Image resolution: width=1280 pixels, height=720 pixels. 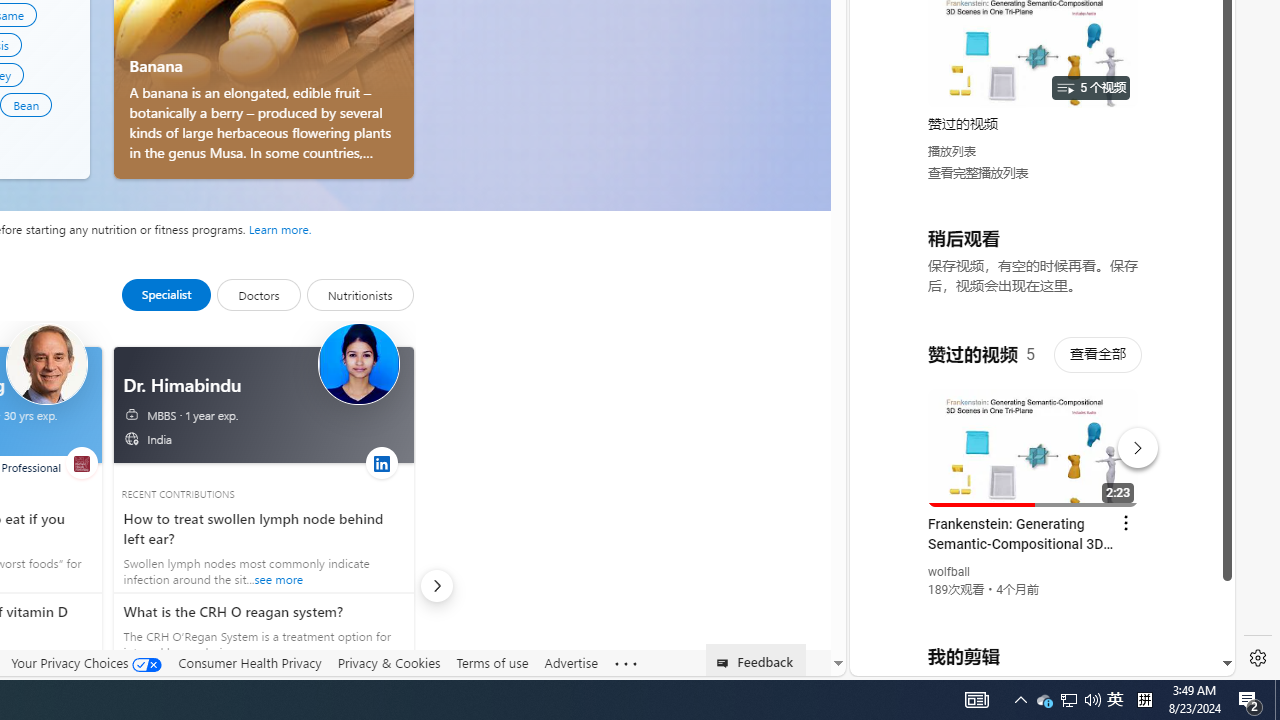 What do you see at coordinates (249, 663) in the screenshot?
I see `'Consumer Health Privacy'` at bounding box center [249, 663].